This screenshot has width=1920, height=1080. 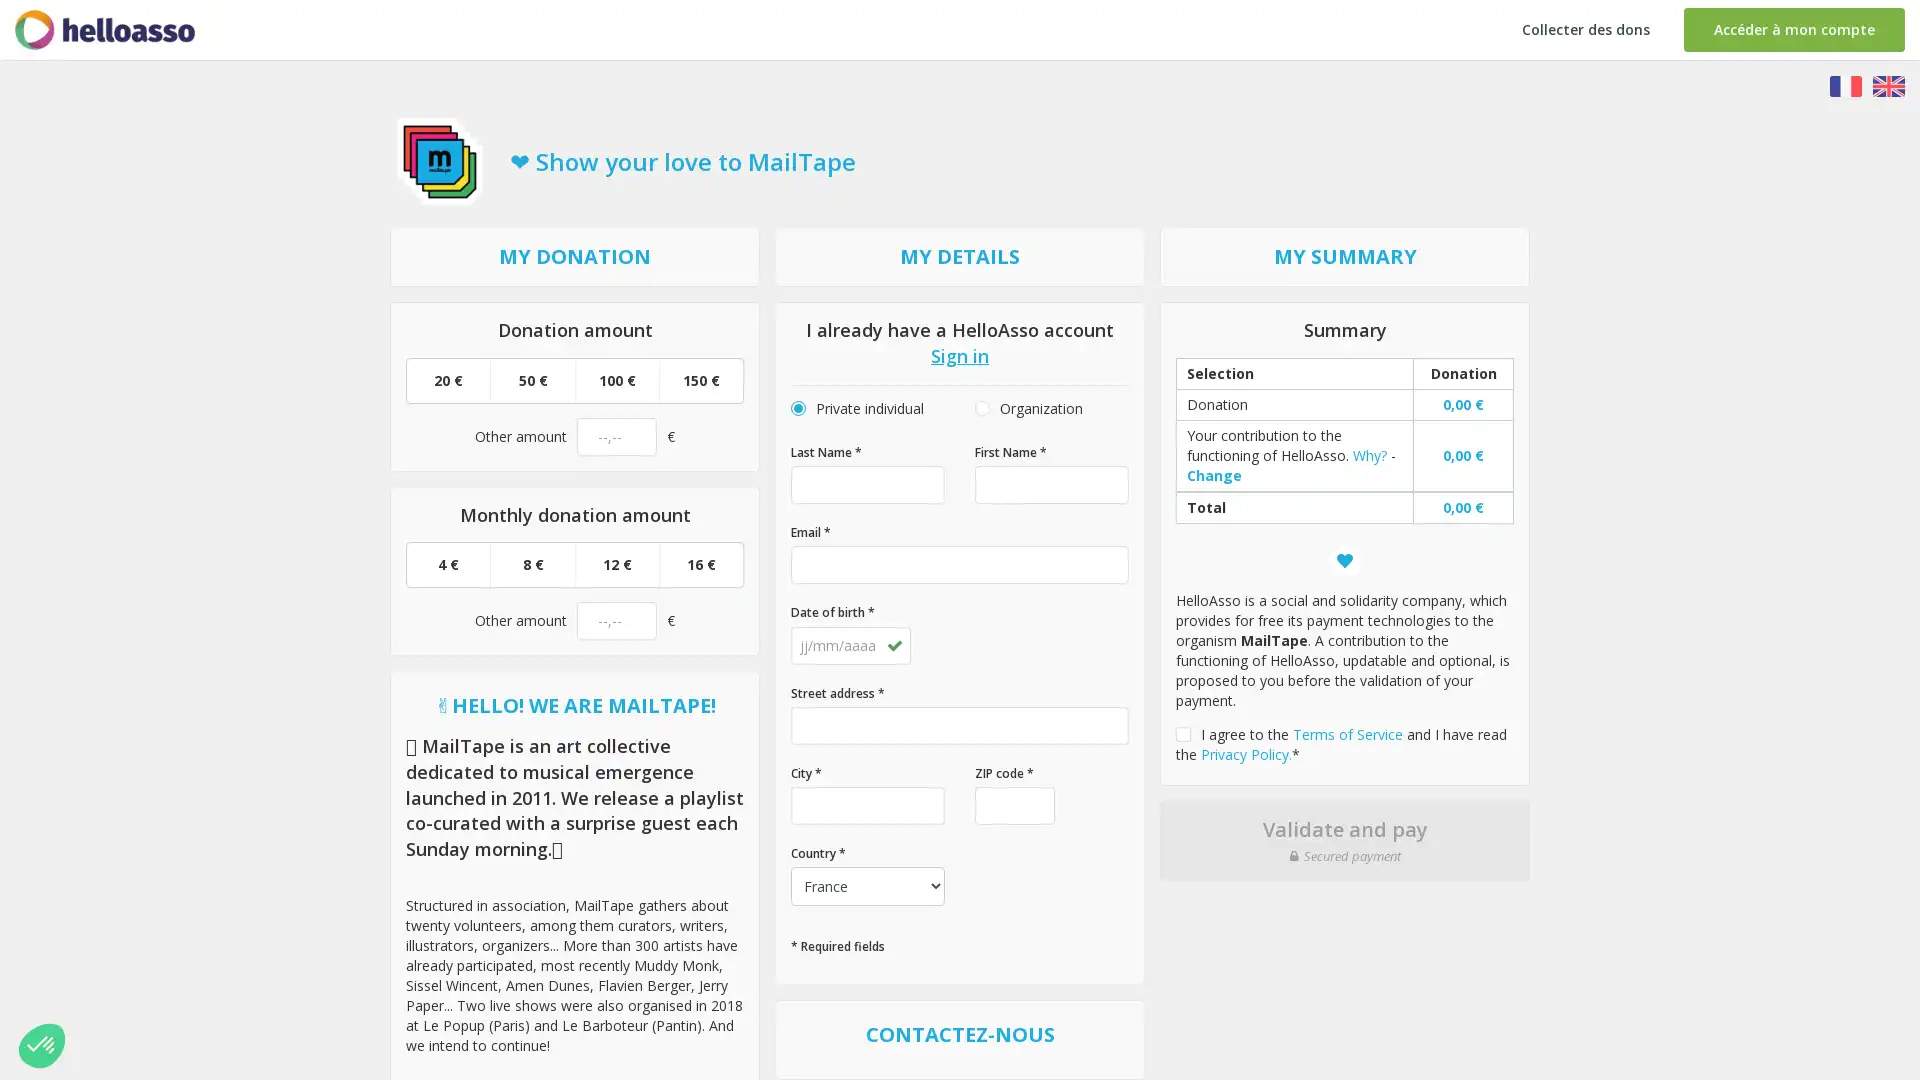 I want to click on Parametrer, so click(x=230, y=978).